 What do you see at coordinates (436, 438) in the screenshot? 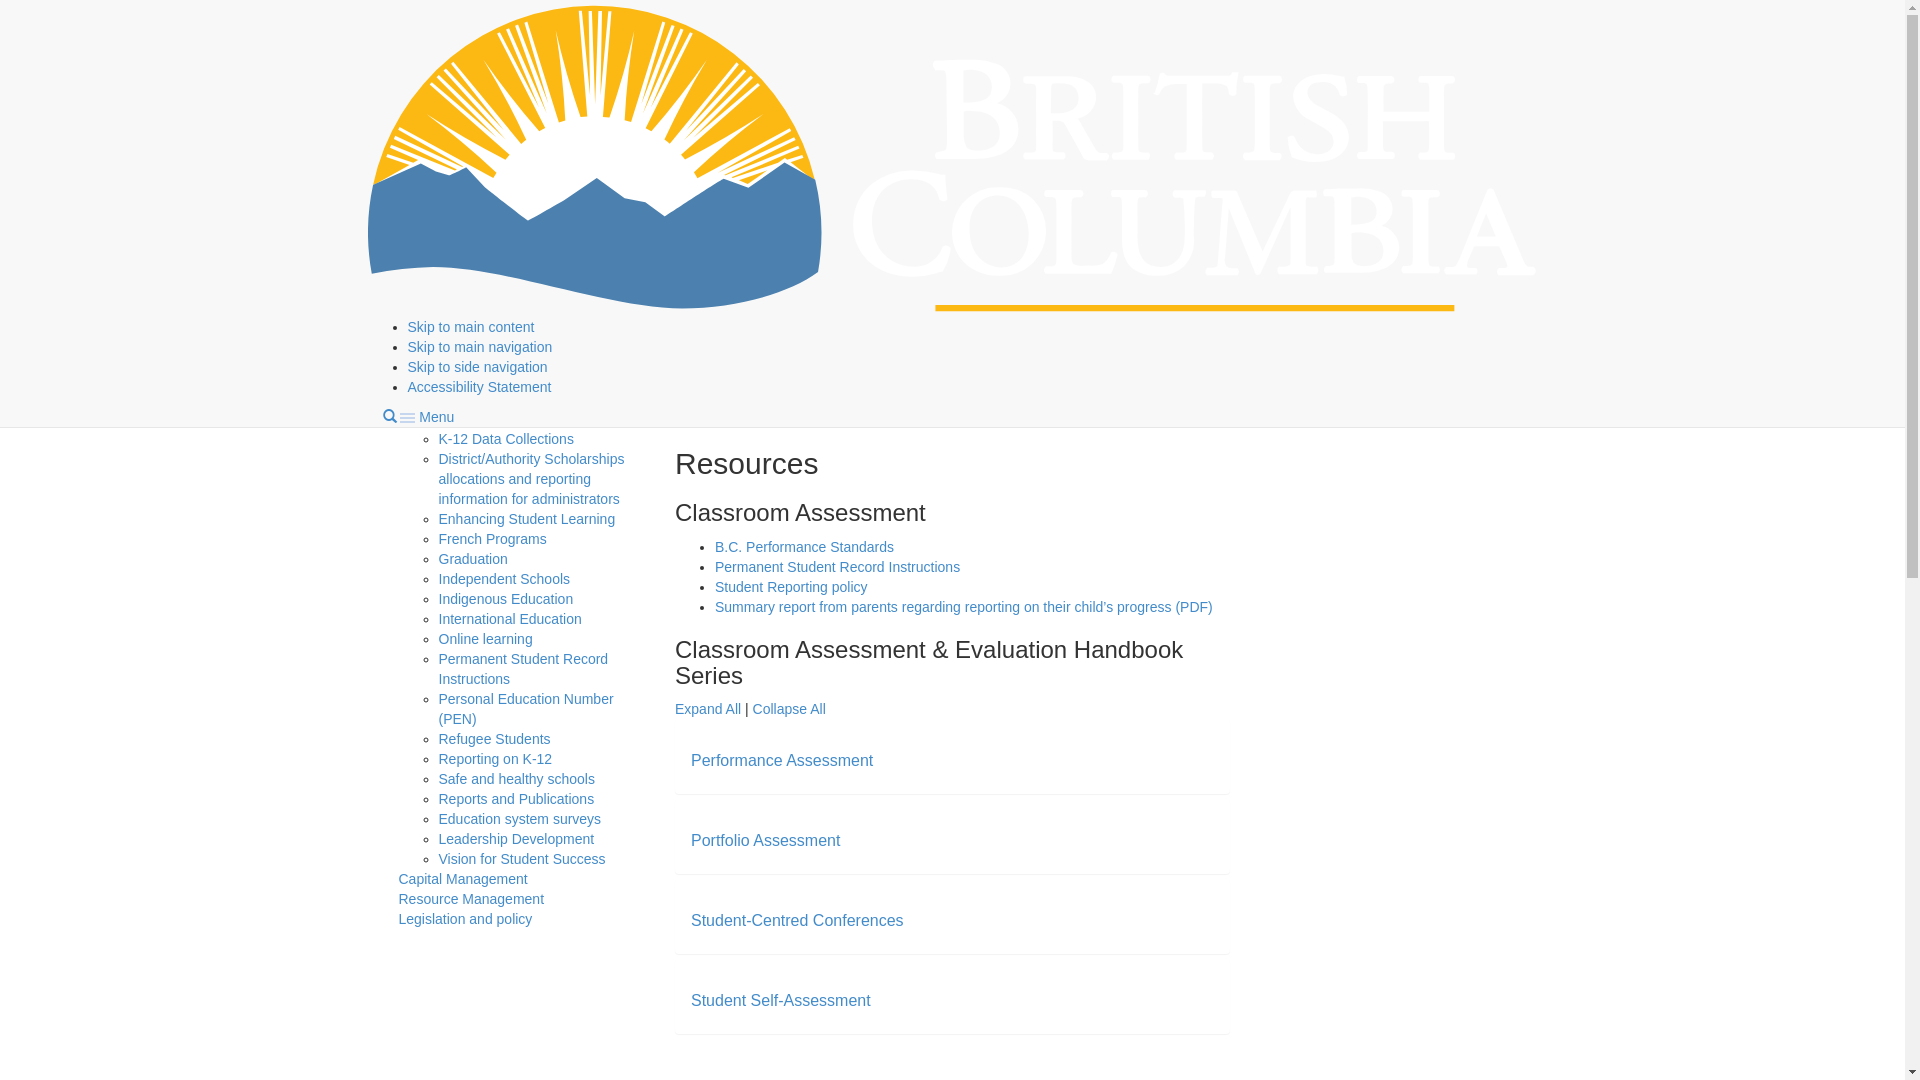
I see `'K-12 Data Collections'` at bounding box center [436, 438].